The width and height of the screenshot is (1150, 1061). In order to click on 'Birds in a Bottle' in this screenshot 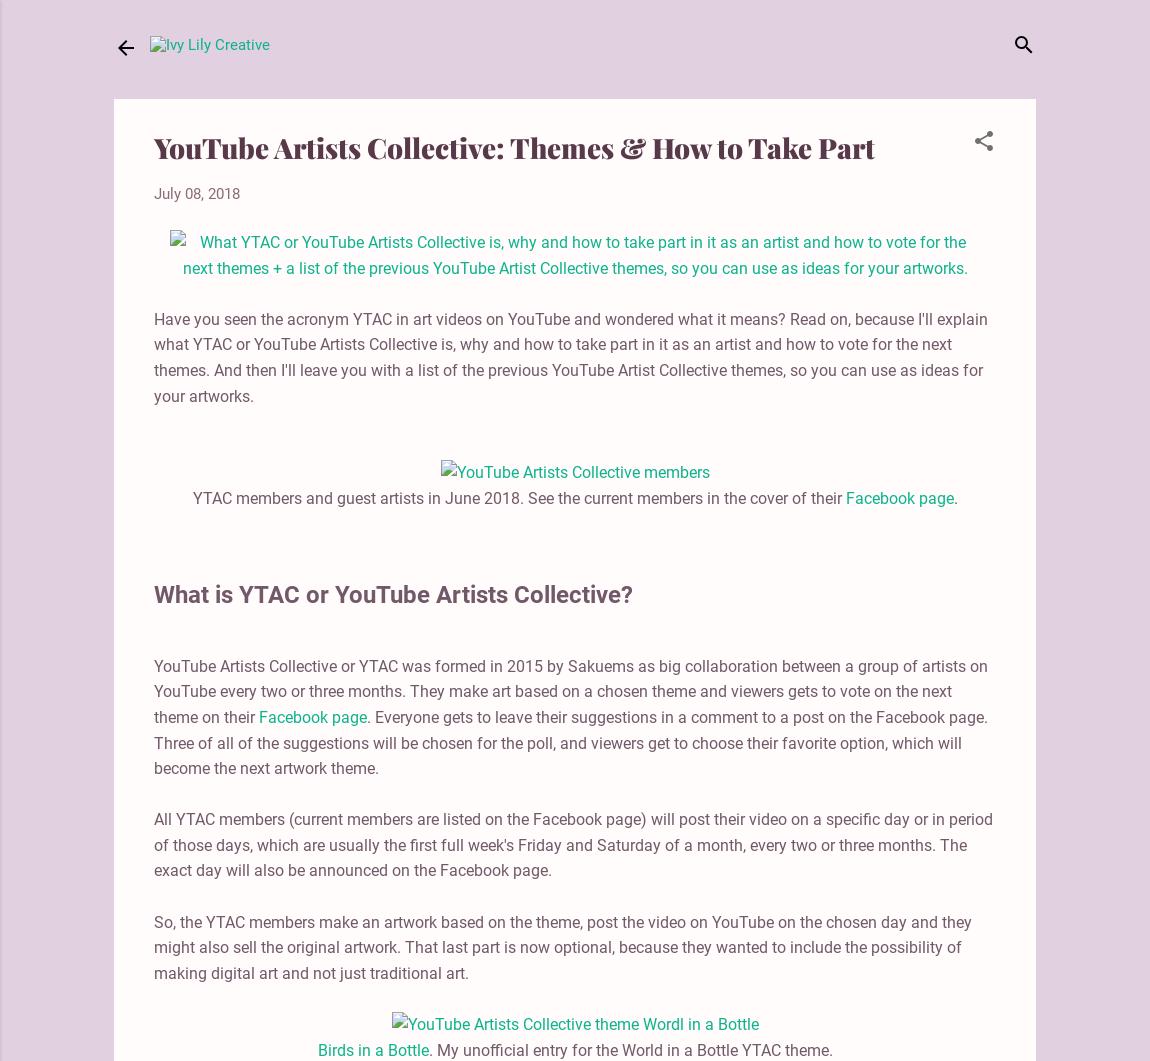, I will do `click(372, 1048)`.